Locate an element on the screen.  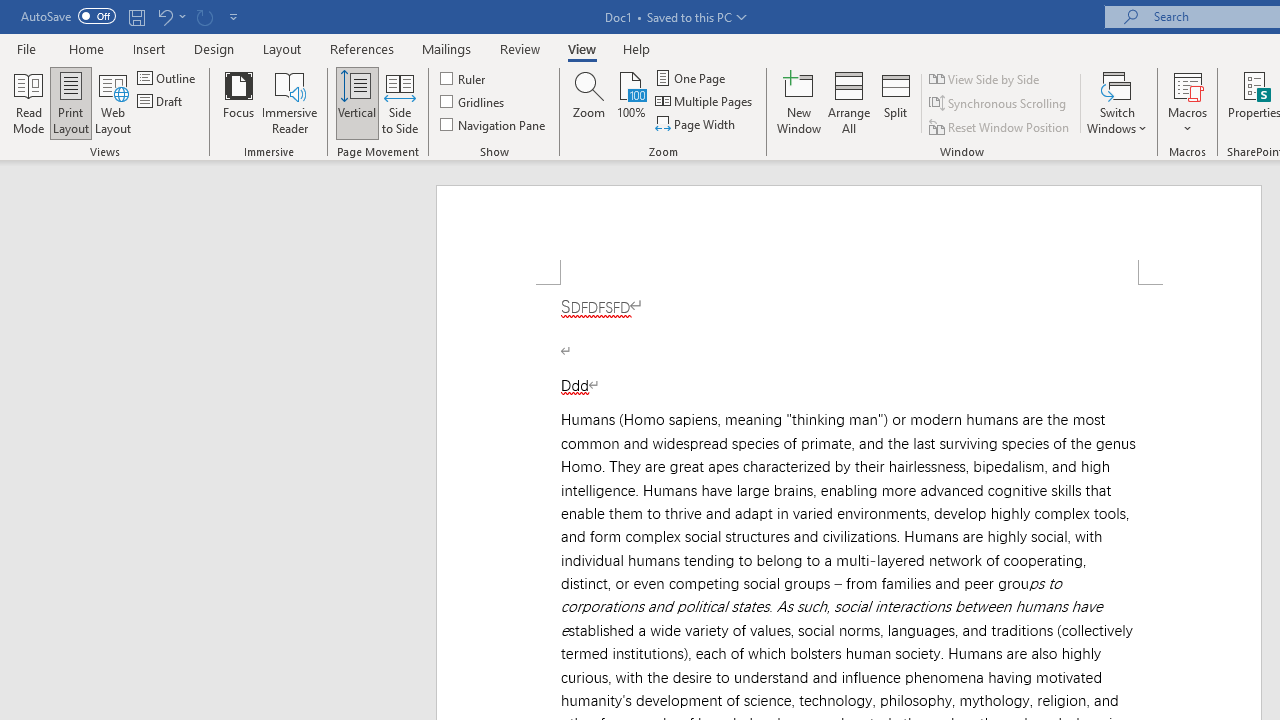
'Page Width' is located at coordinates (696, 124).